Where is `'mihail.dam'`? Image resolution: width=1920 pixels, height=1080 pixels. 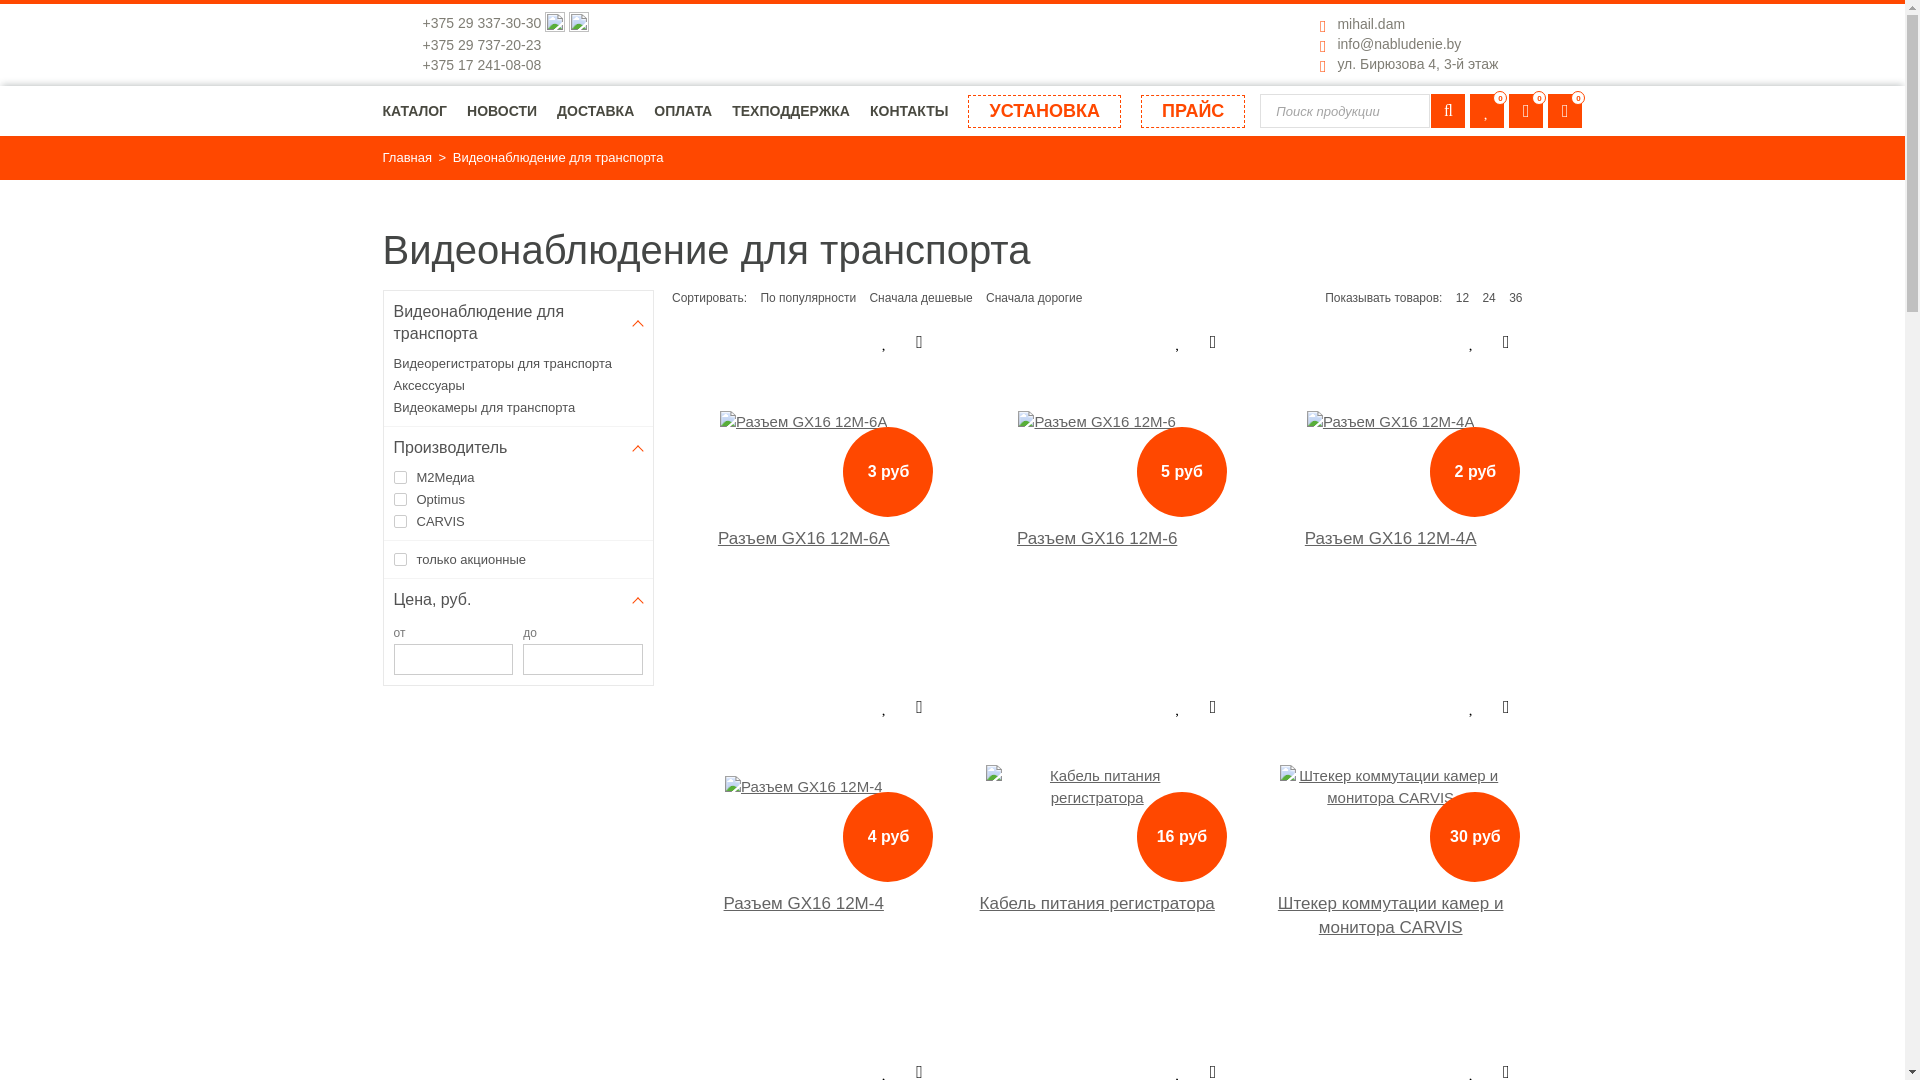 'mihail.dam' is located at coordinates (1370, 23).